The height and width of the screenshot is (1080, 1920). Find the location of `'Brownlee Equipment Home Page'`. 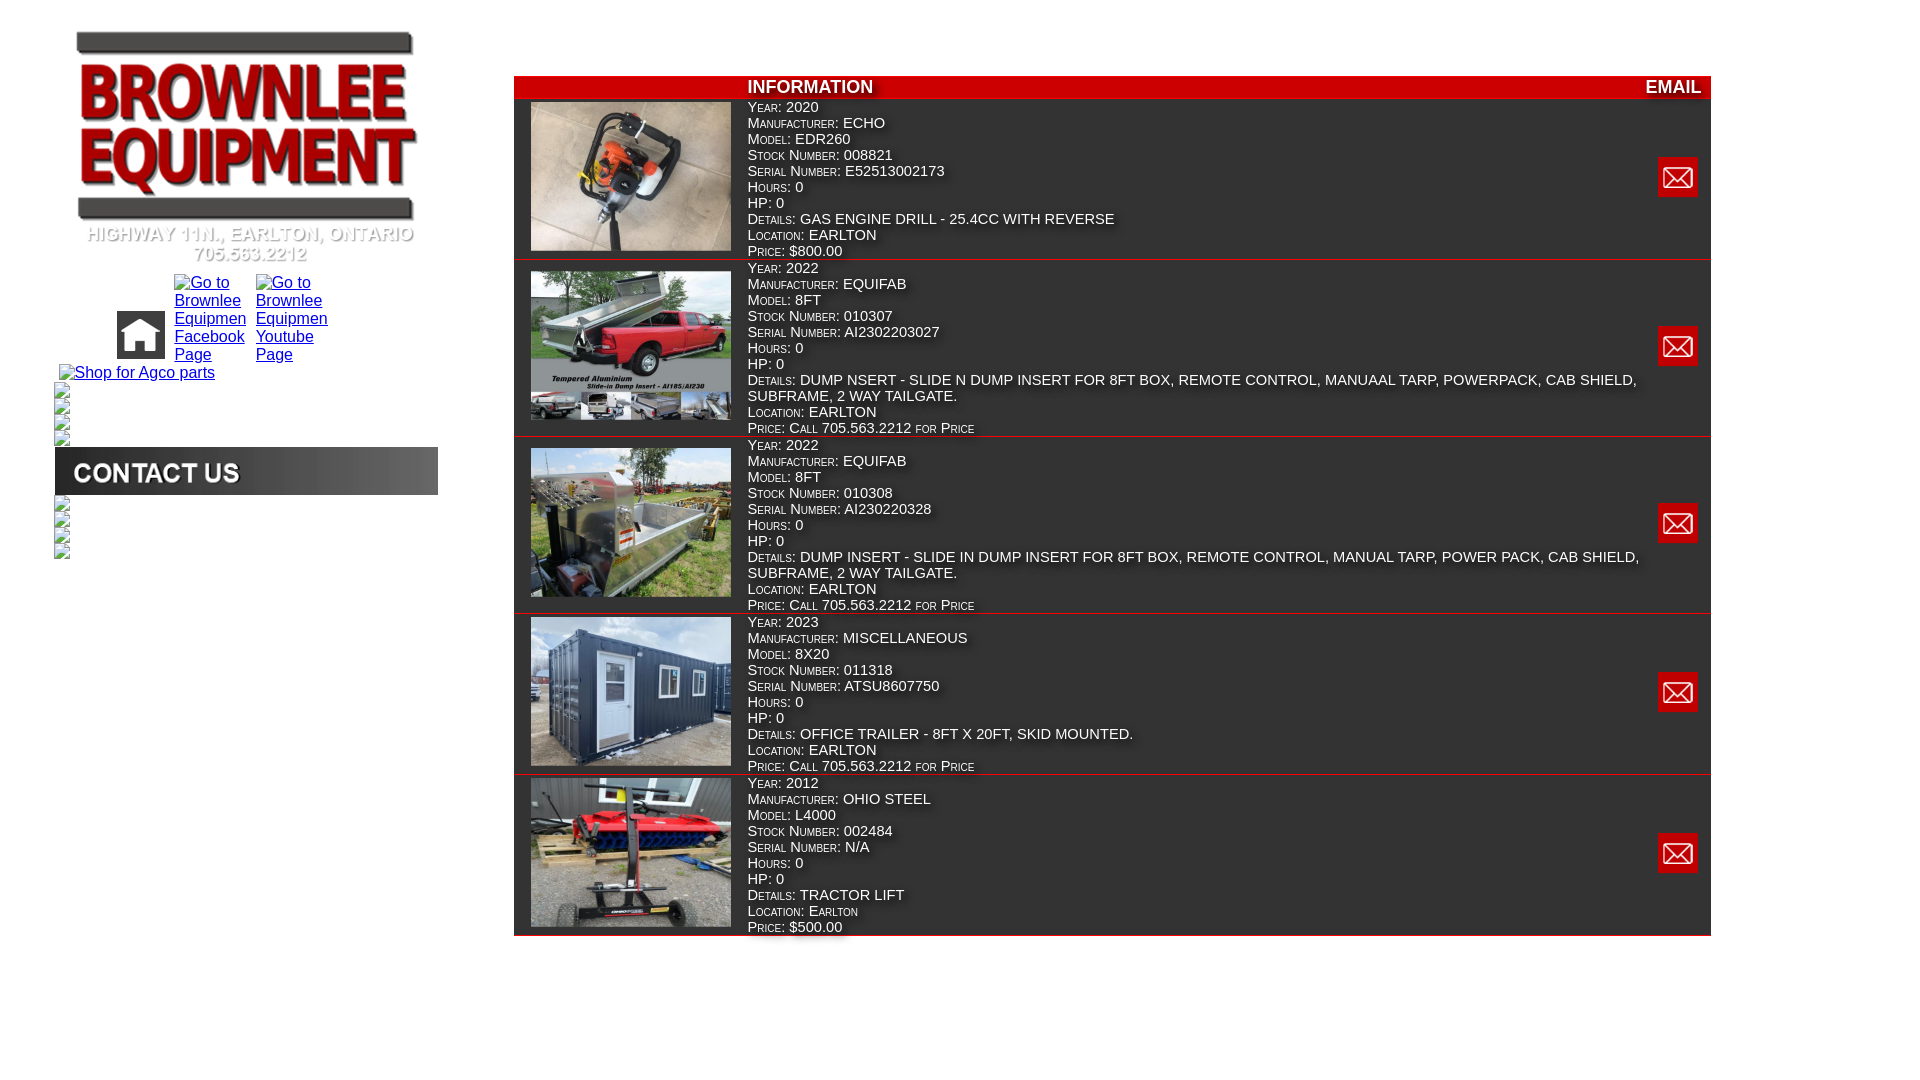

'Brownlee Equipment Home Page' is located at coordinates (137, 353).